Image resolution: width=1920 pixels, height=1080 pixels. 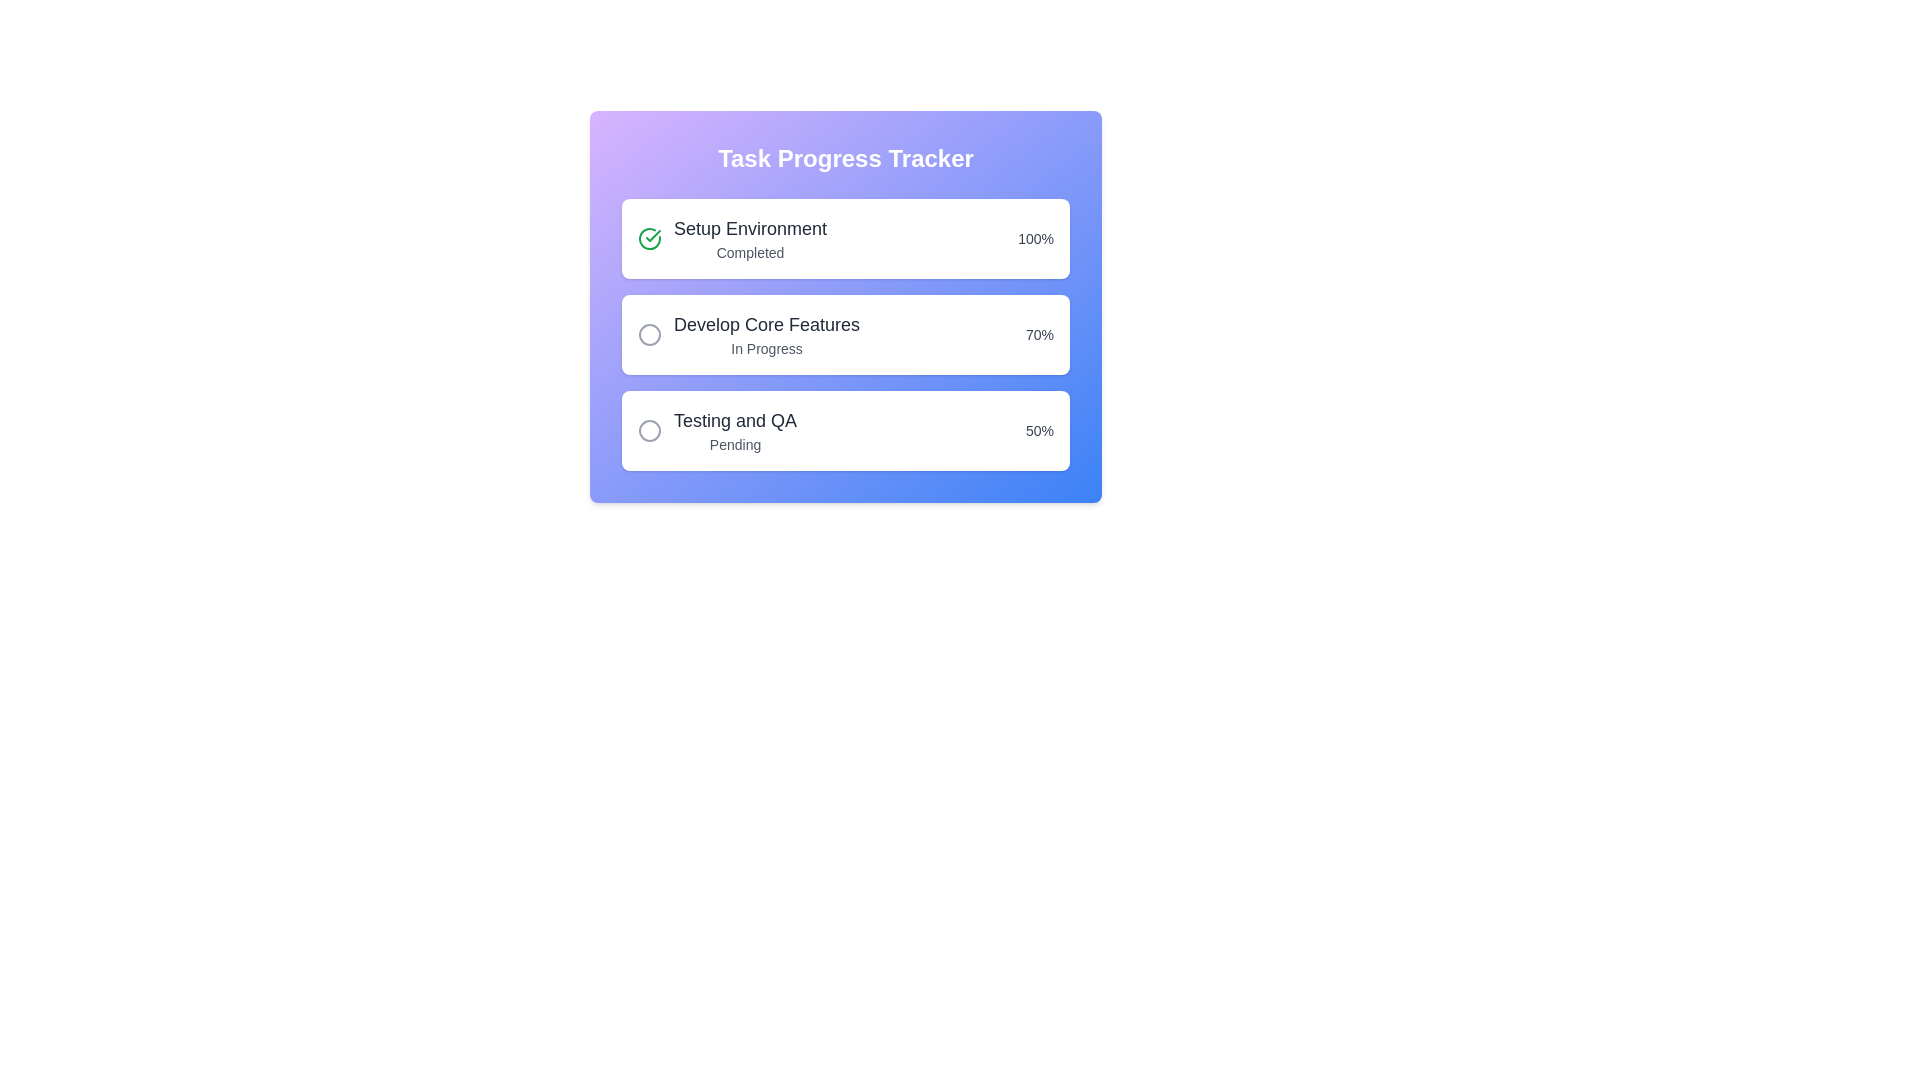 I want to click on the circular icon representing the pending status of the 'Testing and QA' task located at the bottom of the progress tracker card, so click(x=649, y=430).